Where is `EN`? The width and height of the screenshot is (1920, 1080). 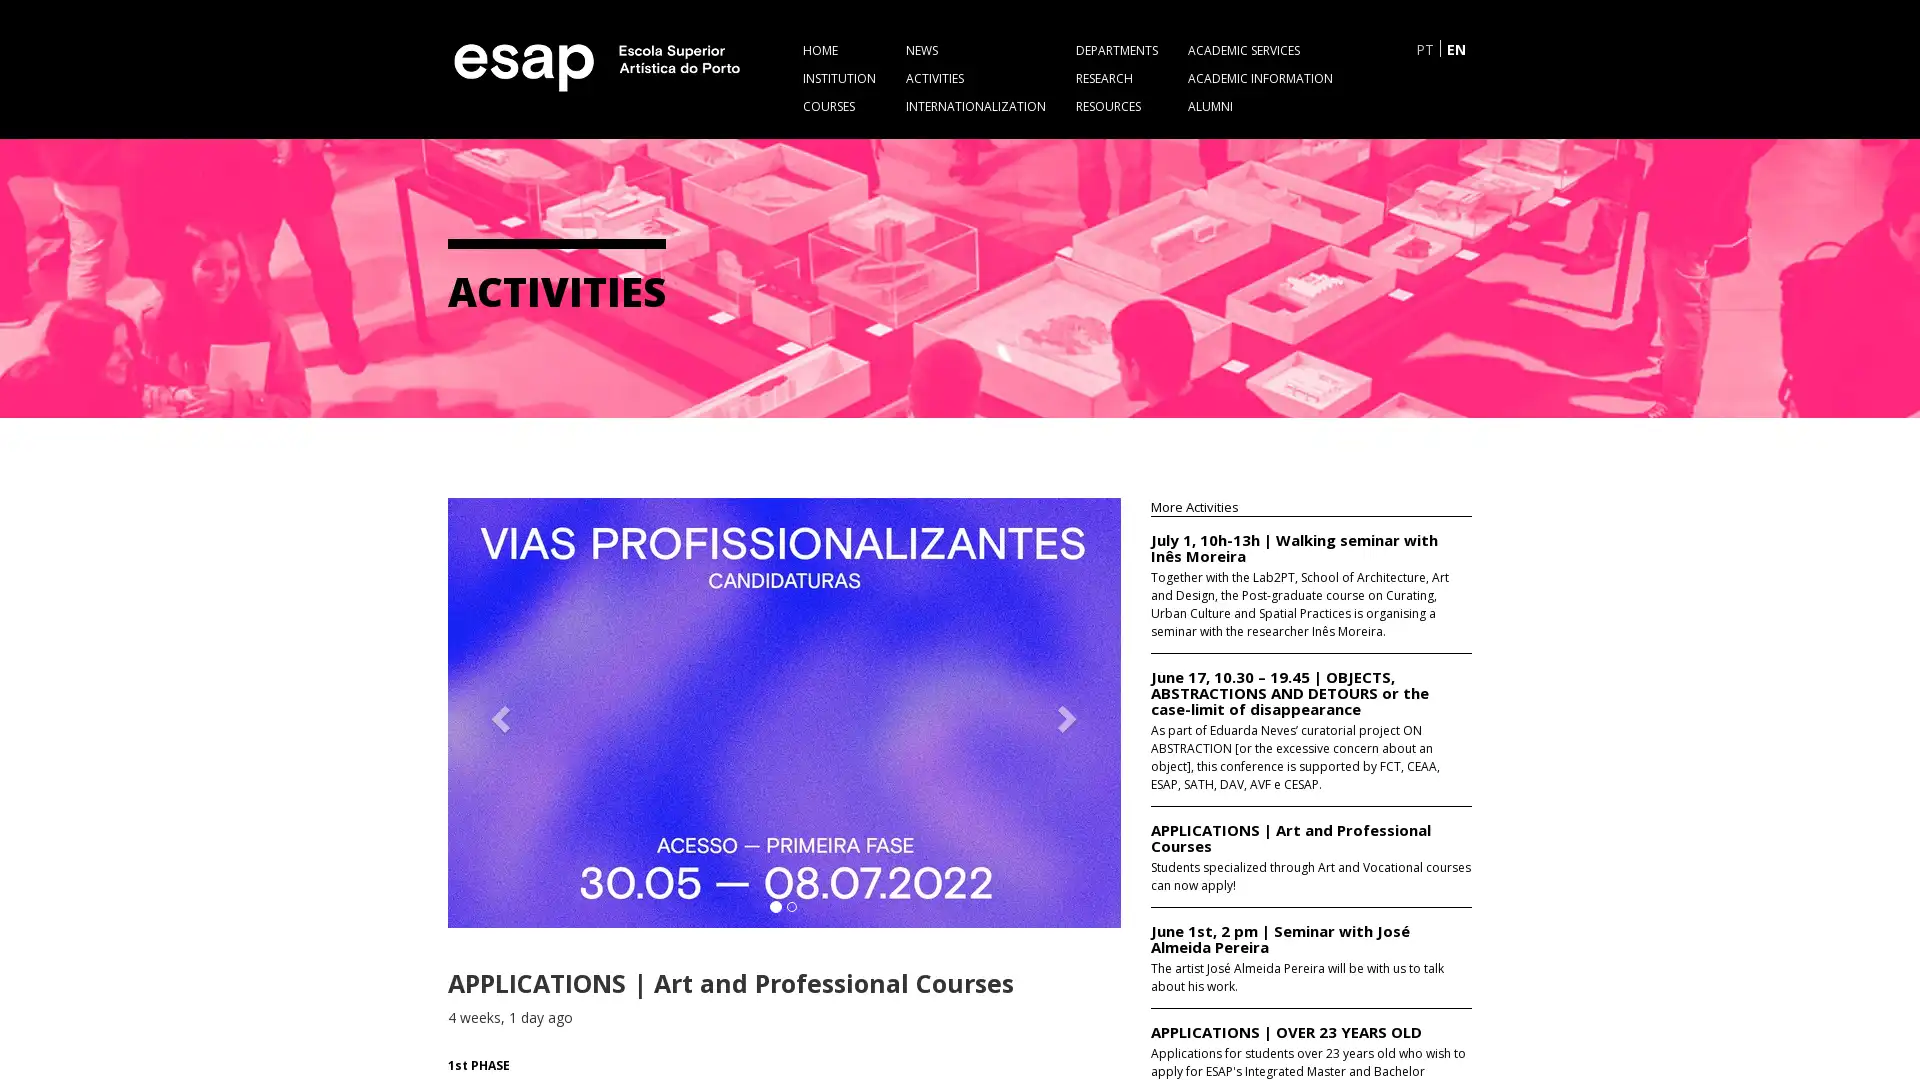 EN is located at coordinates (1456, 47).